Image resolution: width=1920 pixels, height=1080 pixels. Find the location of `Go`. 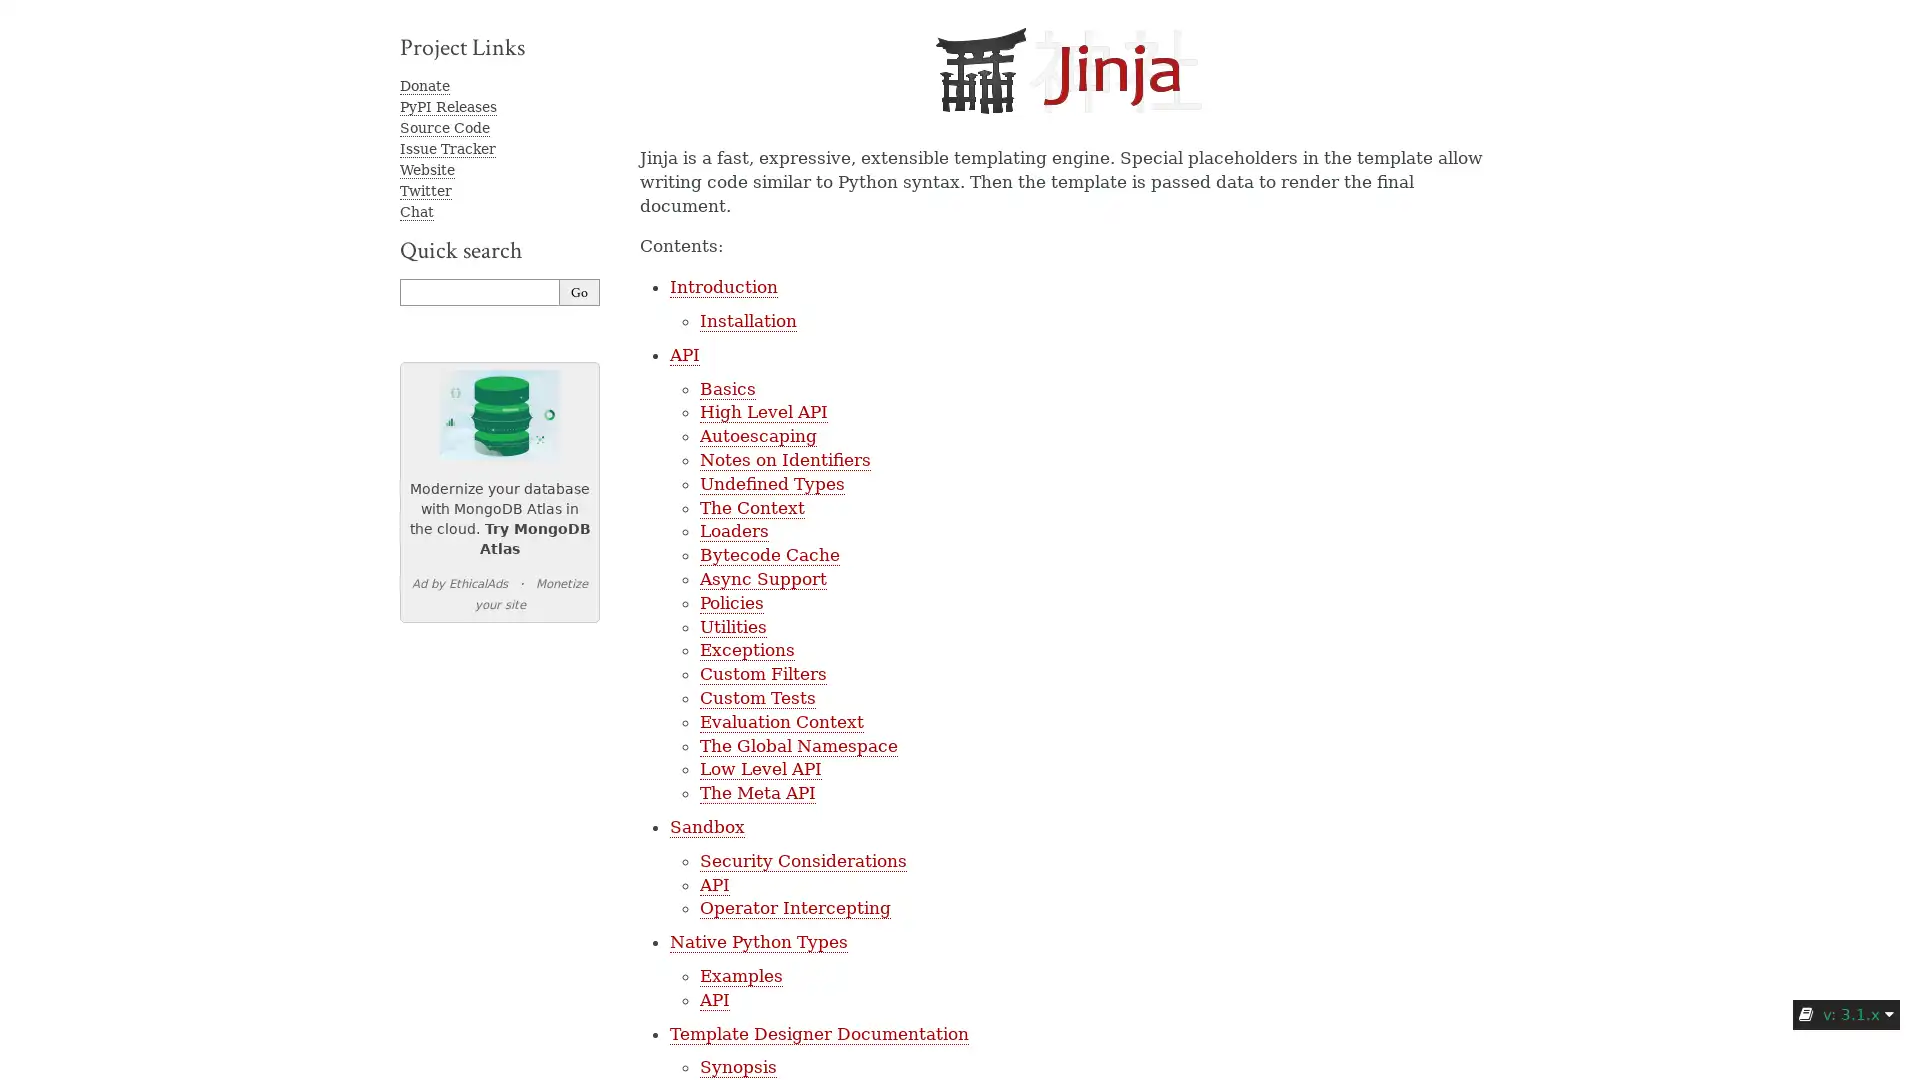

Go is located at coordinates (579, 292).